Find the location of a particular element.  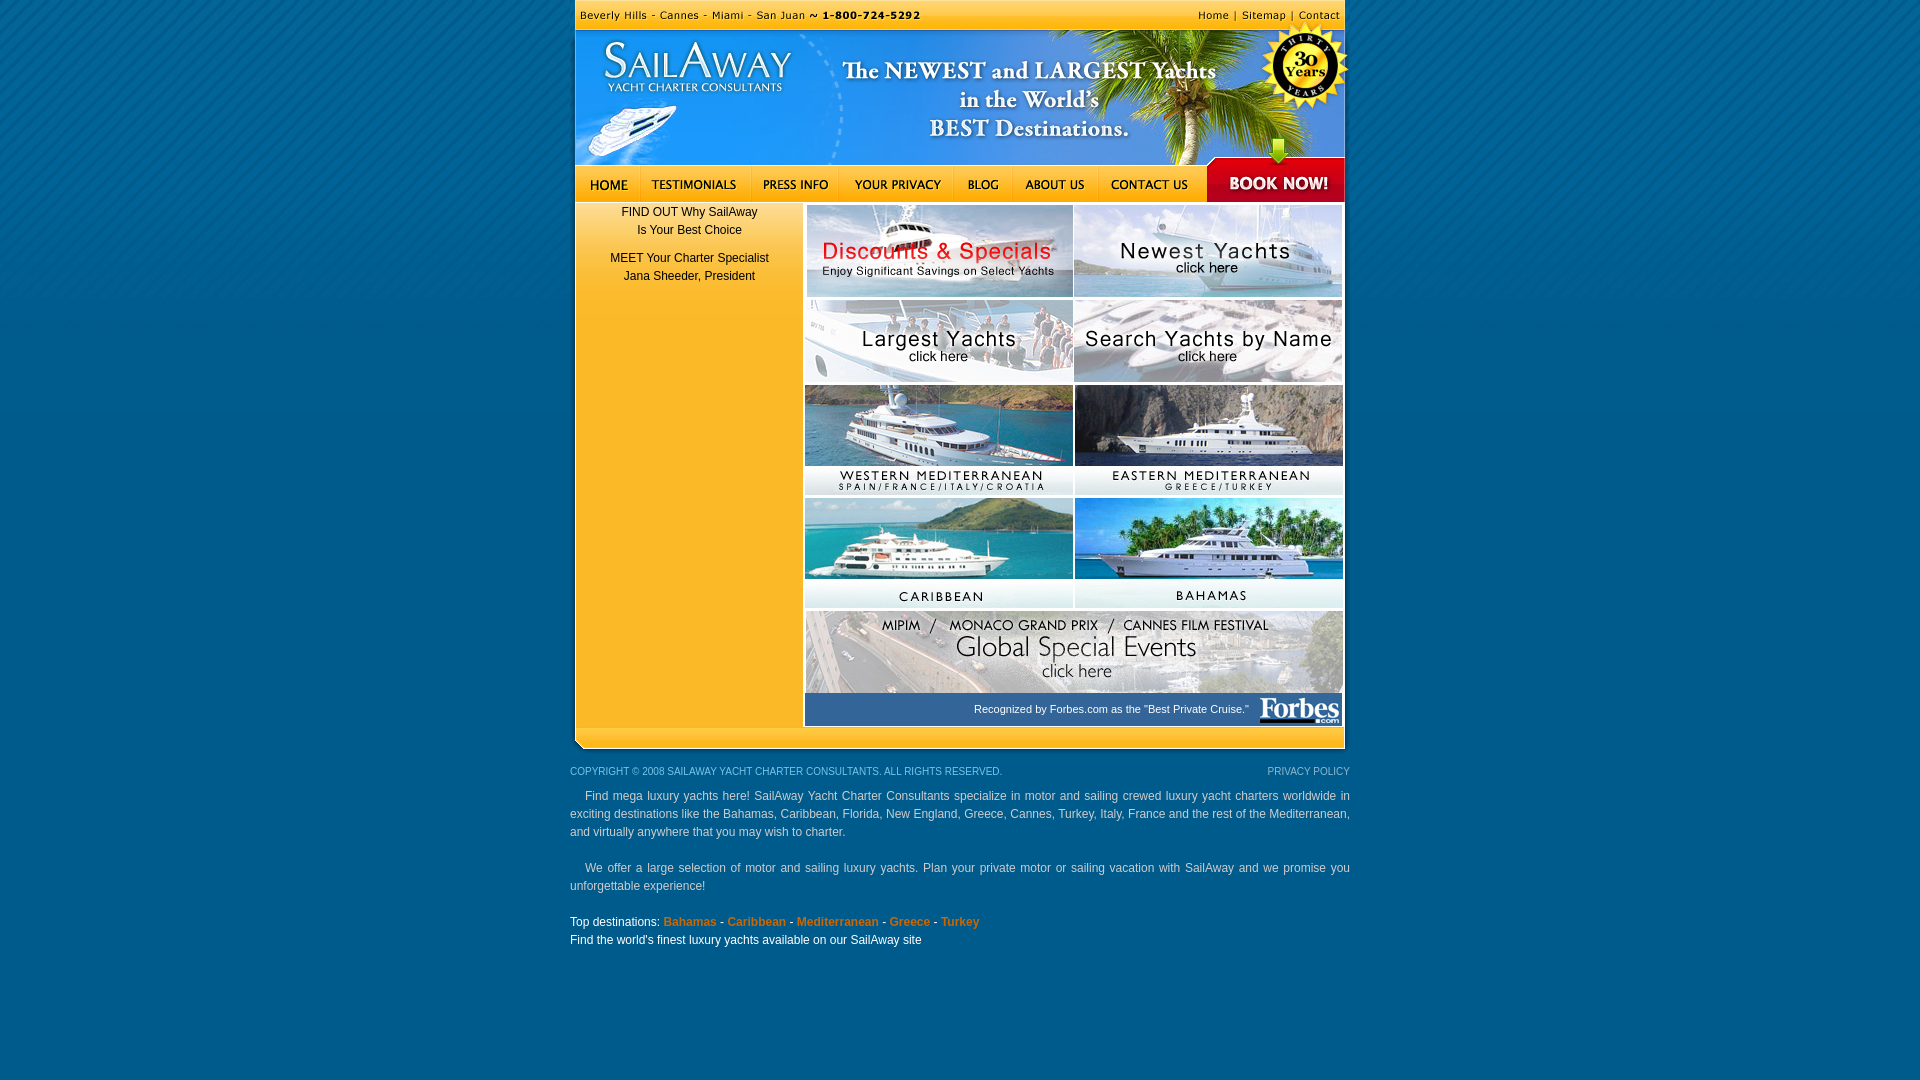

'Home' is located at coordinates (1212, 15).